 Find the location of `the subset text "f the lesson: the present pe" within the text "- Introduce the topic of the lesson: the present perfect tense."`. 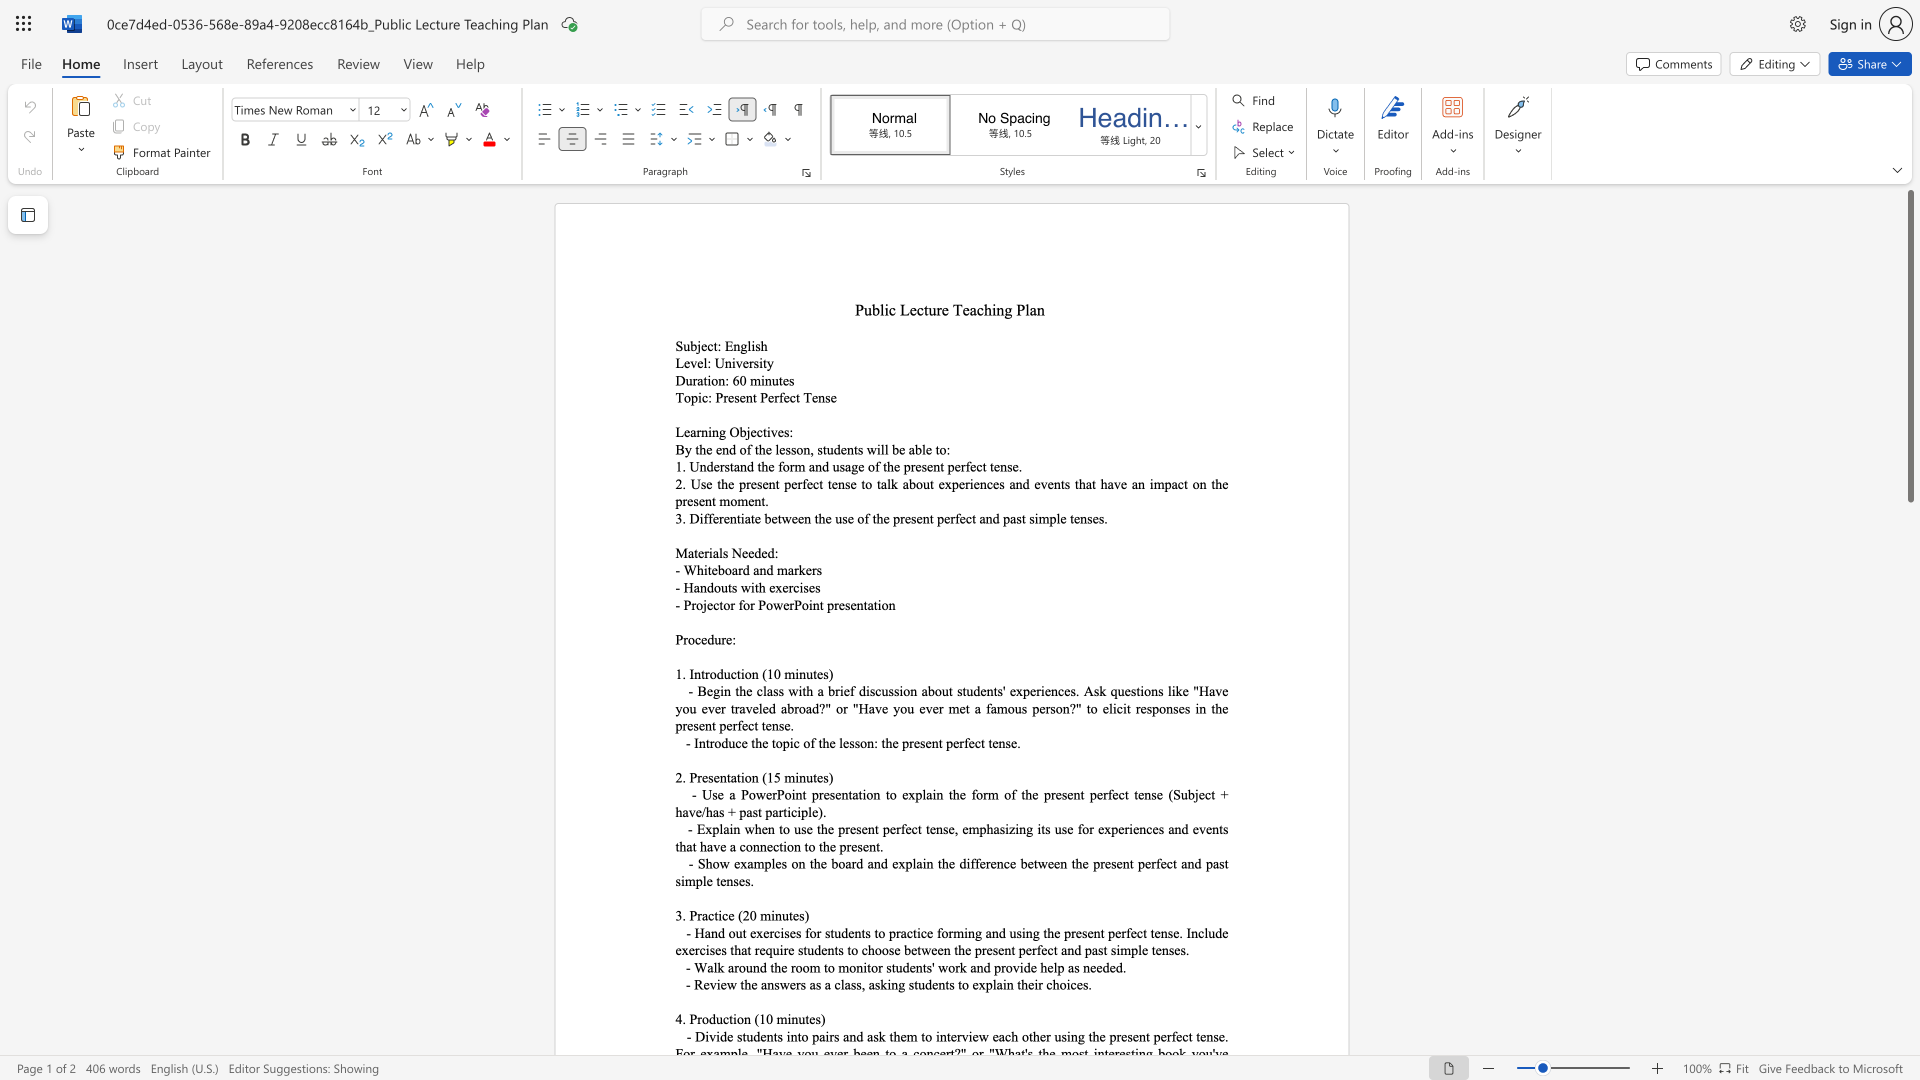

the subset text "f the lesson: the present pe" within the text "- Introduce the topic of the lesson: the present perfect tense." is located at coordinates (810, 743).